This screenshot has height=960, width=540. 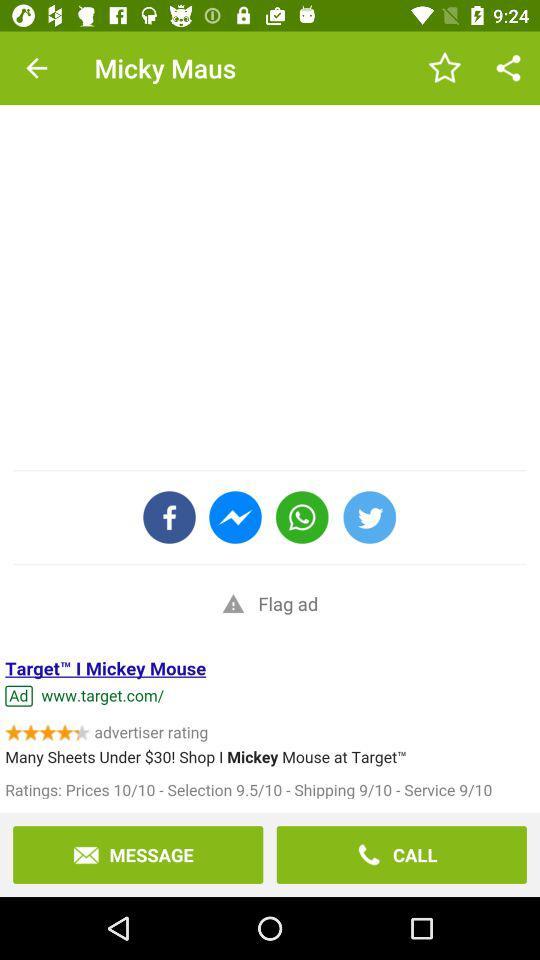 I want to click on the facebook icon, so click(x=168, y=516).